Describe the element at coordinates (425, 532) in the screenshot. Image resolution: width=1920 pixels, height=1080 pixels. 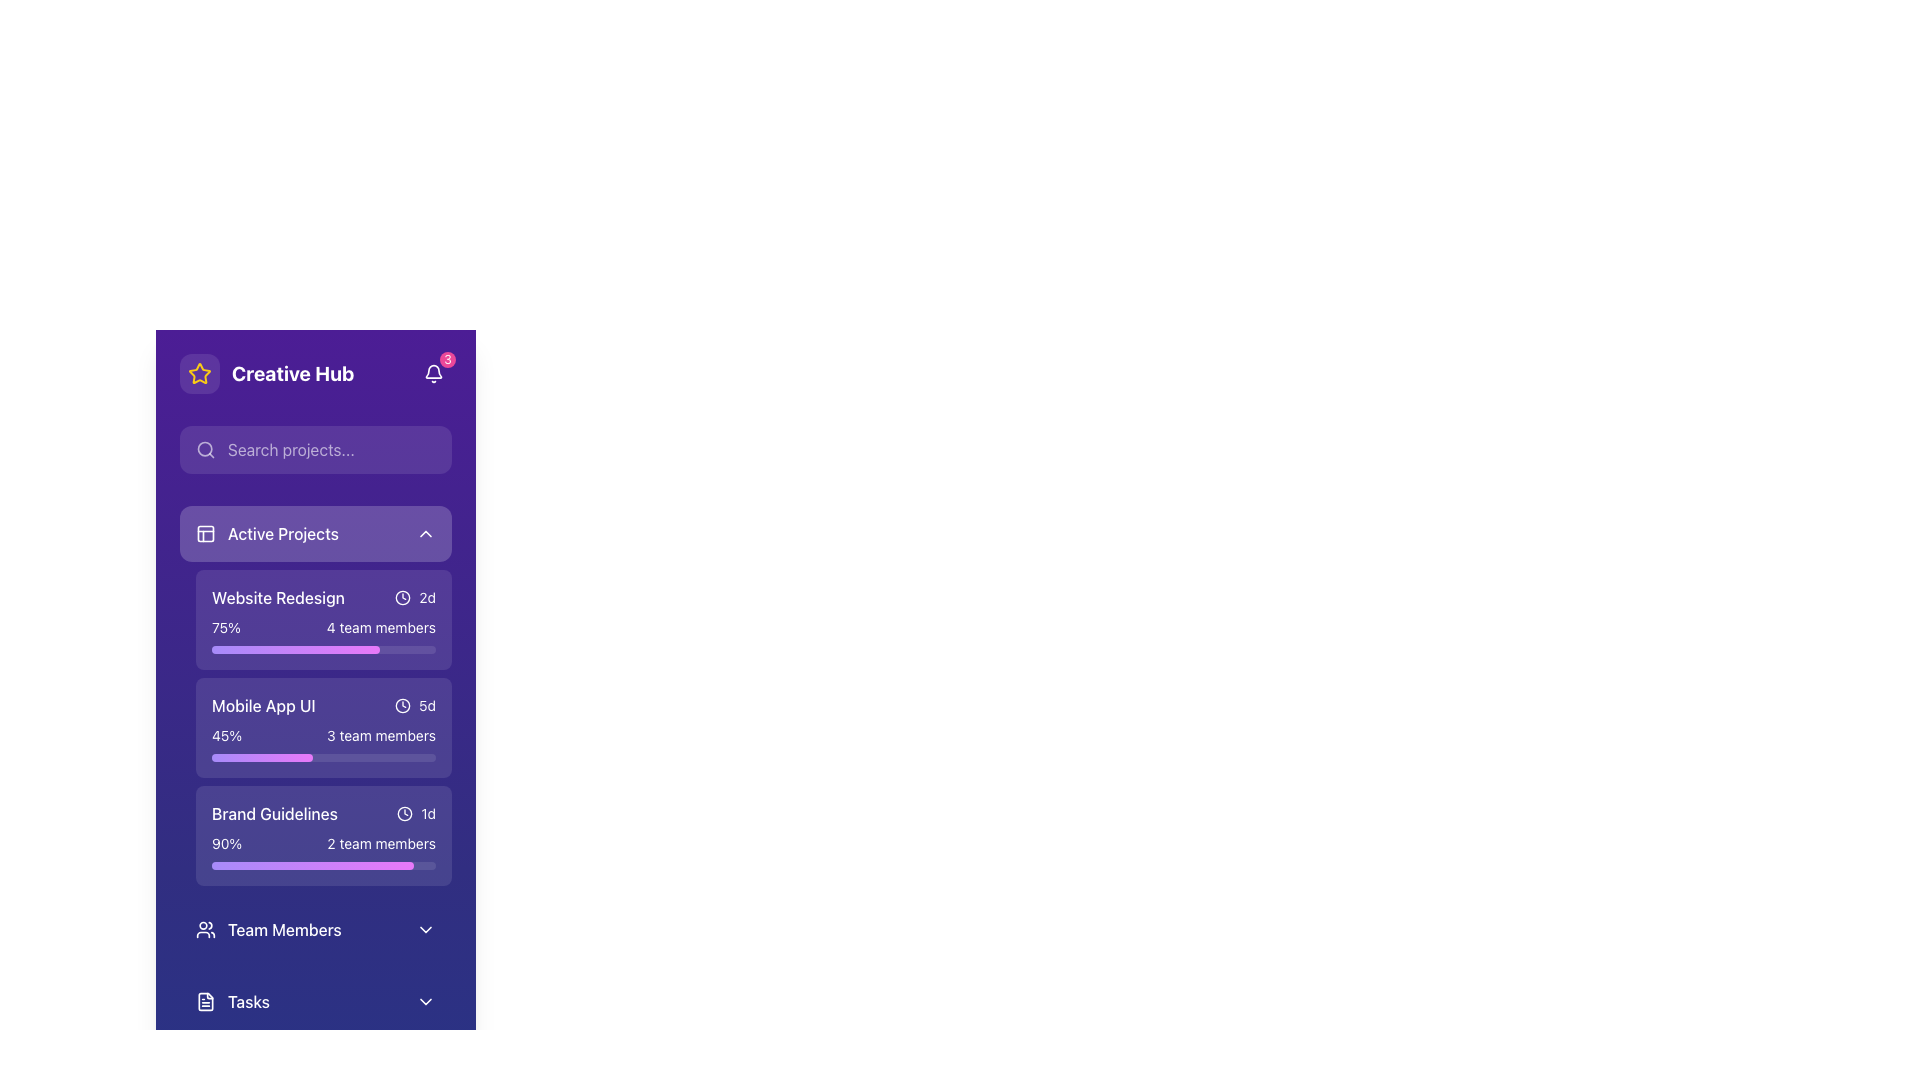
I see `the chevron-down icon in the 'Active Projects' section header` at that location.